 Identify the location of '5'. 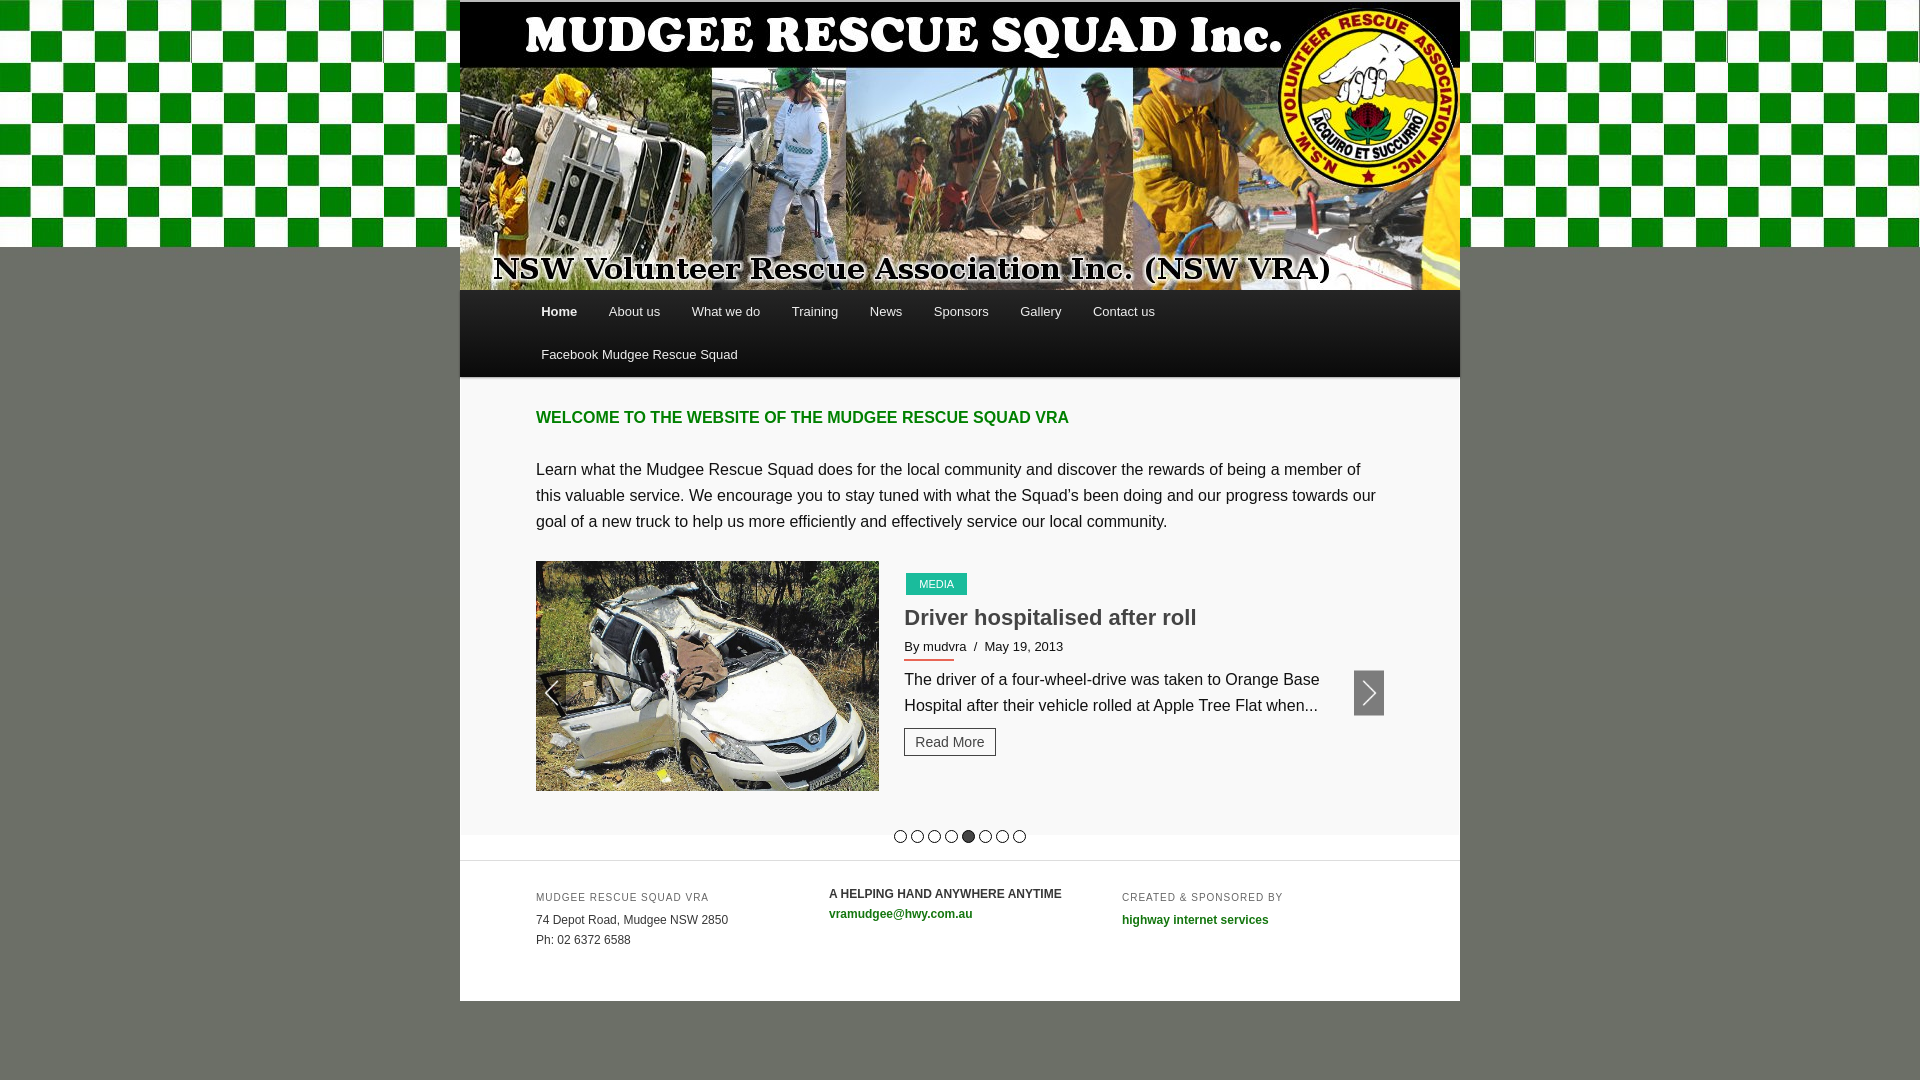
(968, 836).